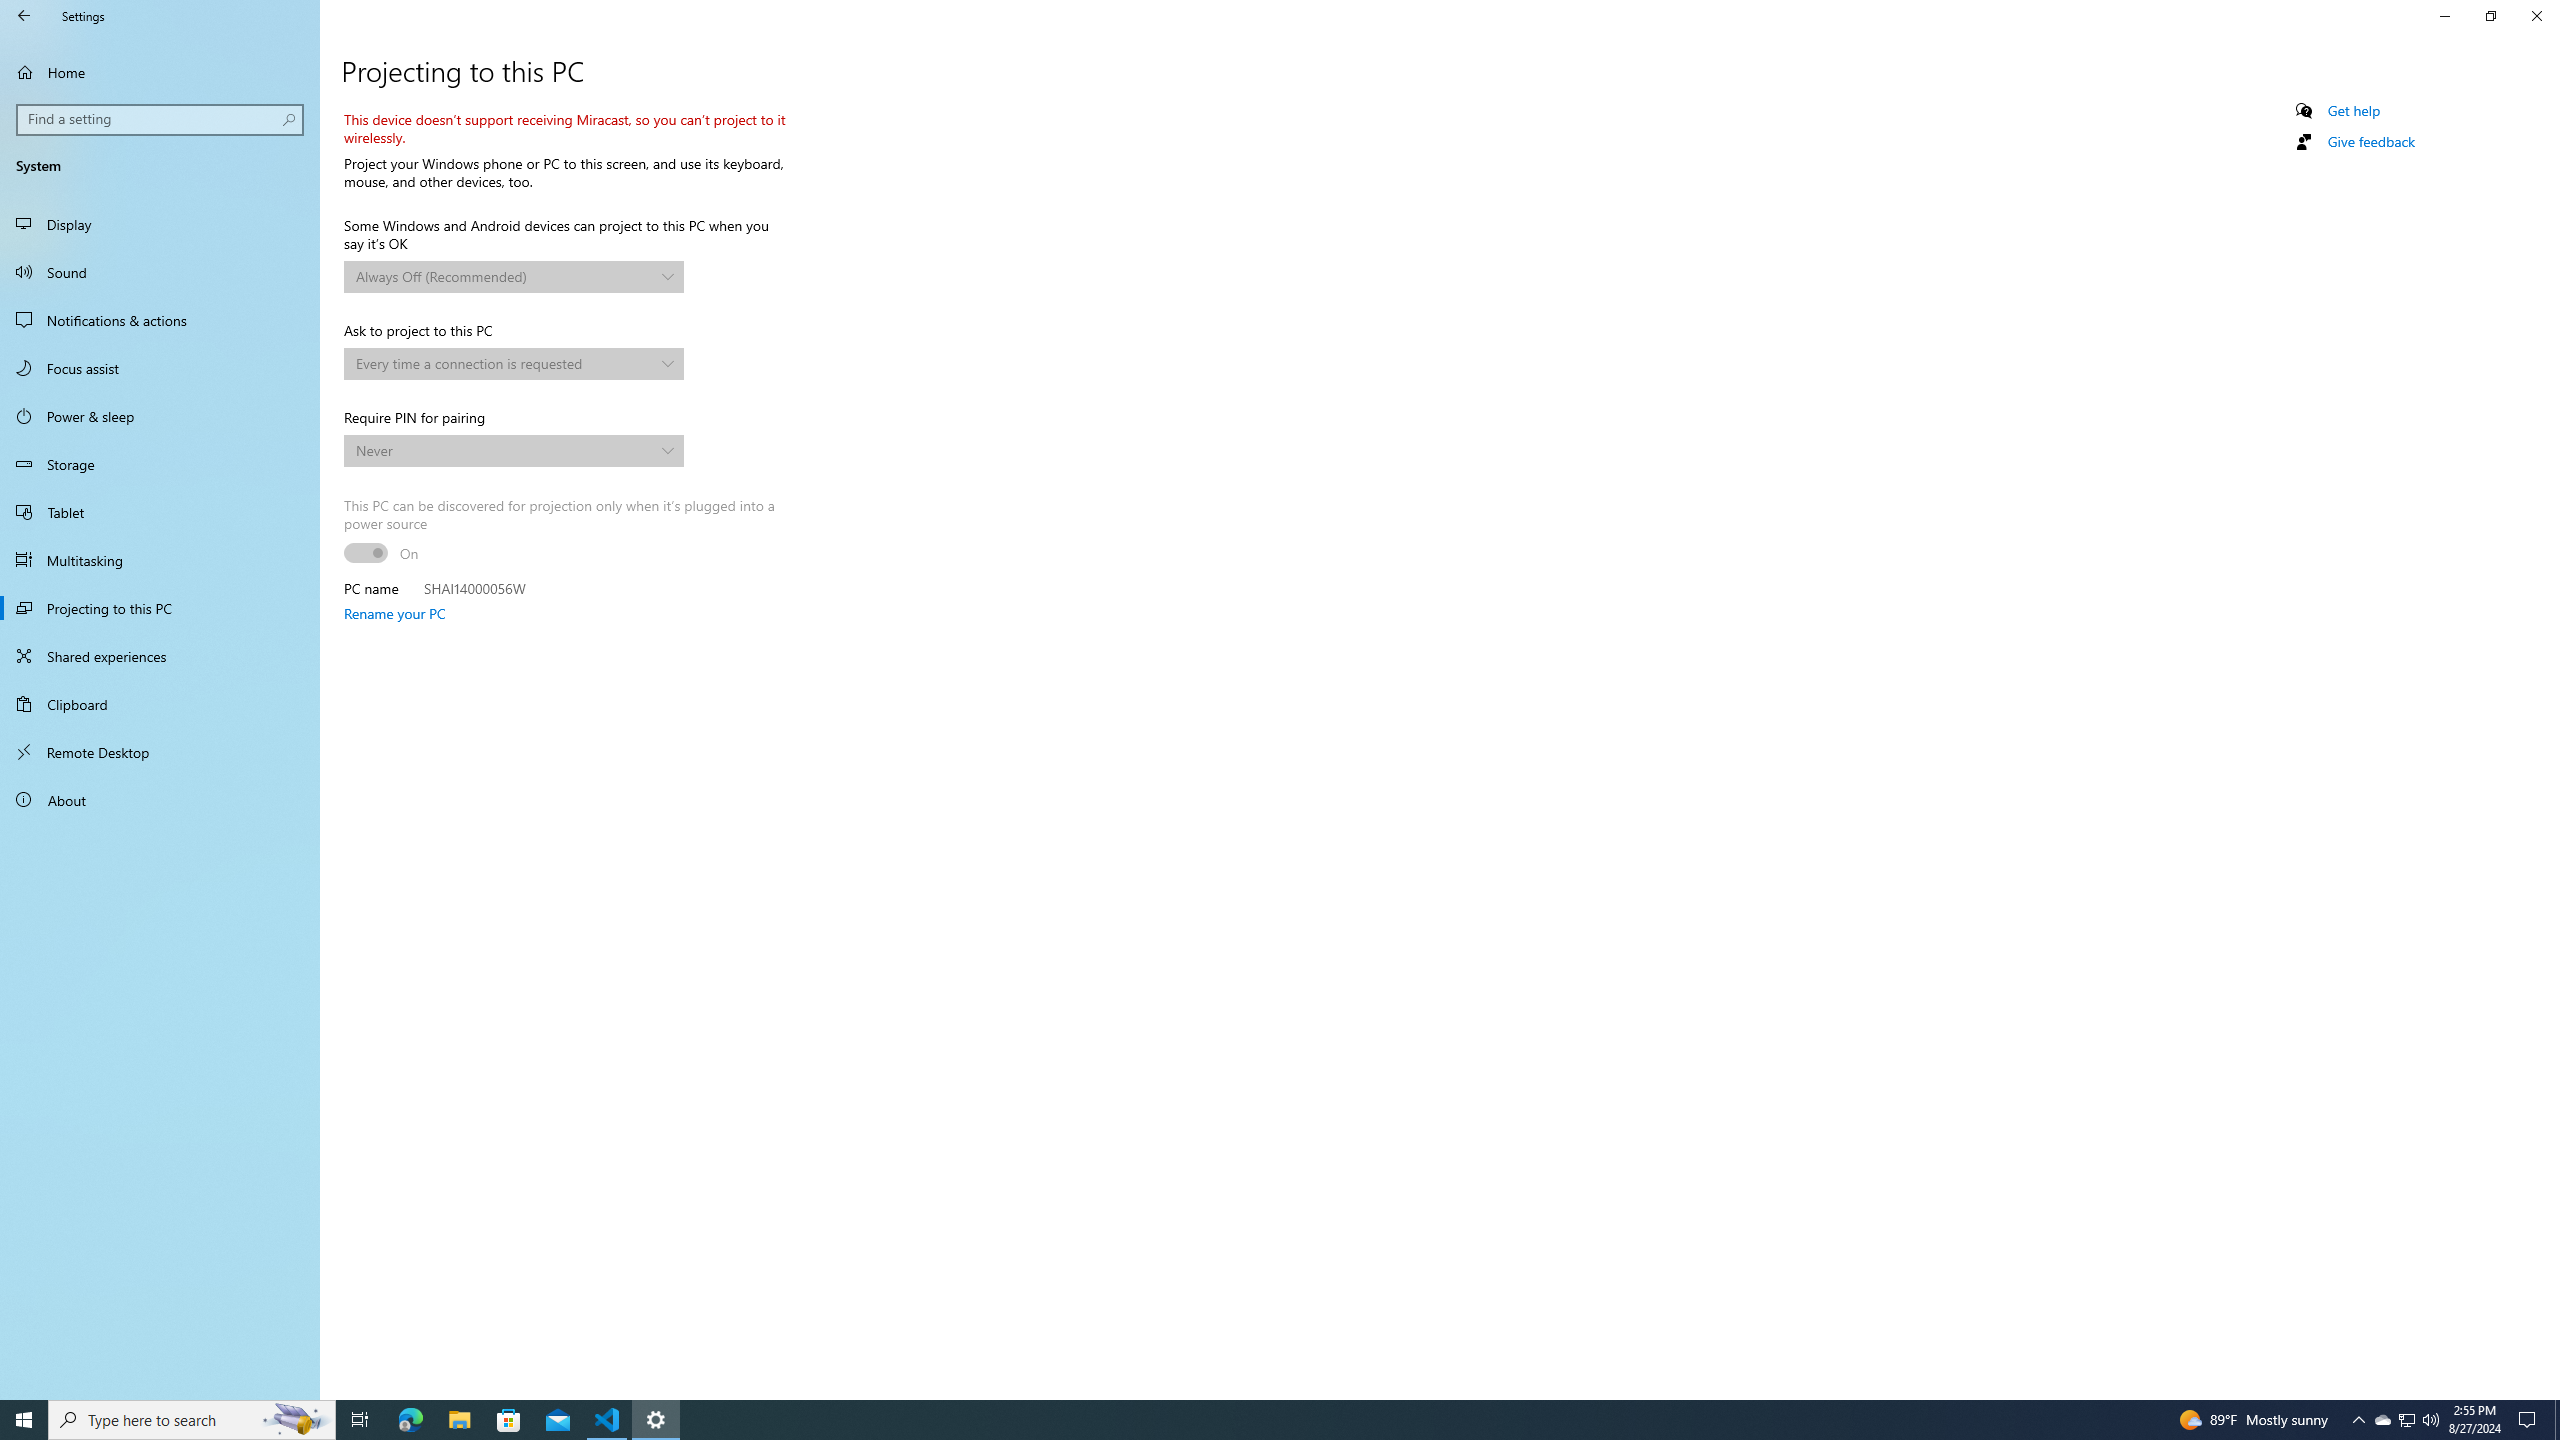 This screenshot has width=2560, height=1440. I want to click on 'Get help', so click(2352, 110).